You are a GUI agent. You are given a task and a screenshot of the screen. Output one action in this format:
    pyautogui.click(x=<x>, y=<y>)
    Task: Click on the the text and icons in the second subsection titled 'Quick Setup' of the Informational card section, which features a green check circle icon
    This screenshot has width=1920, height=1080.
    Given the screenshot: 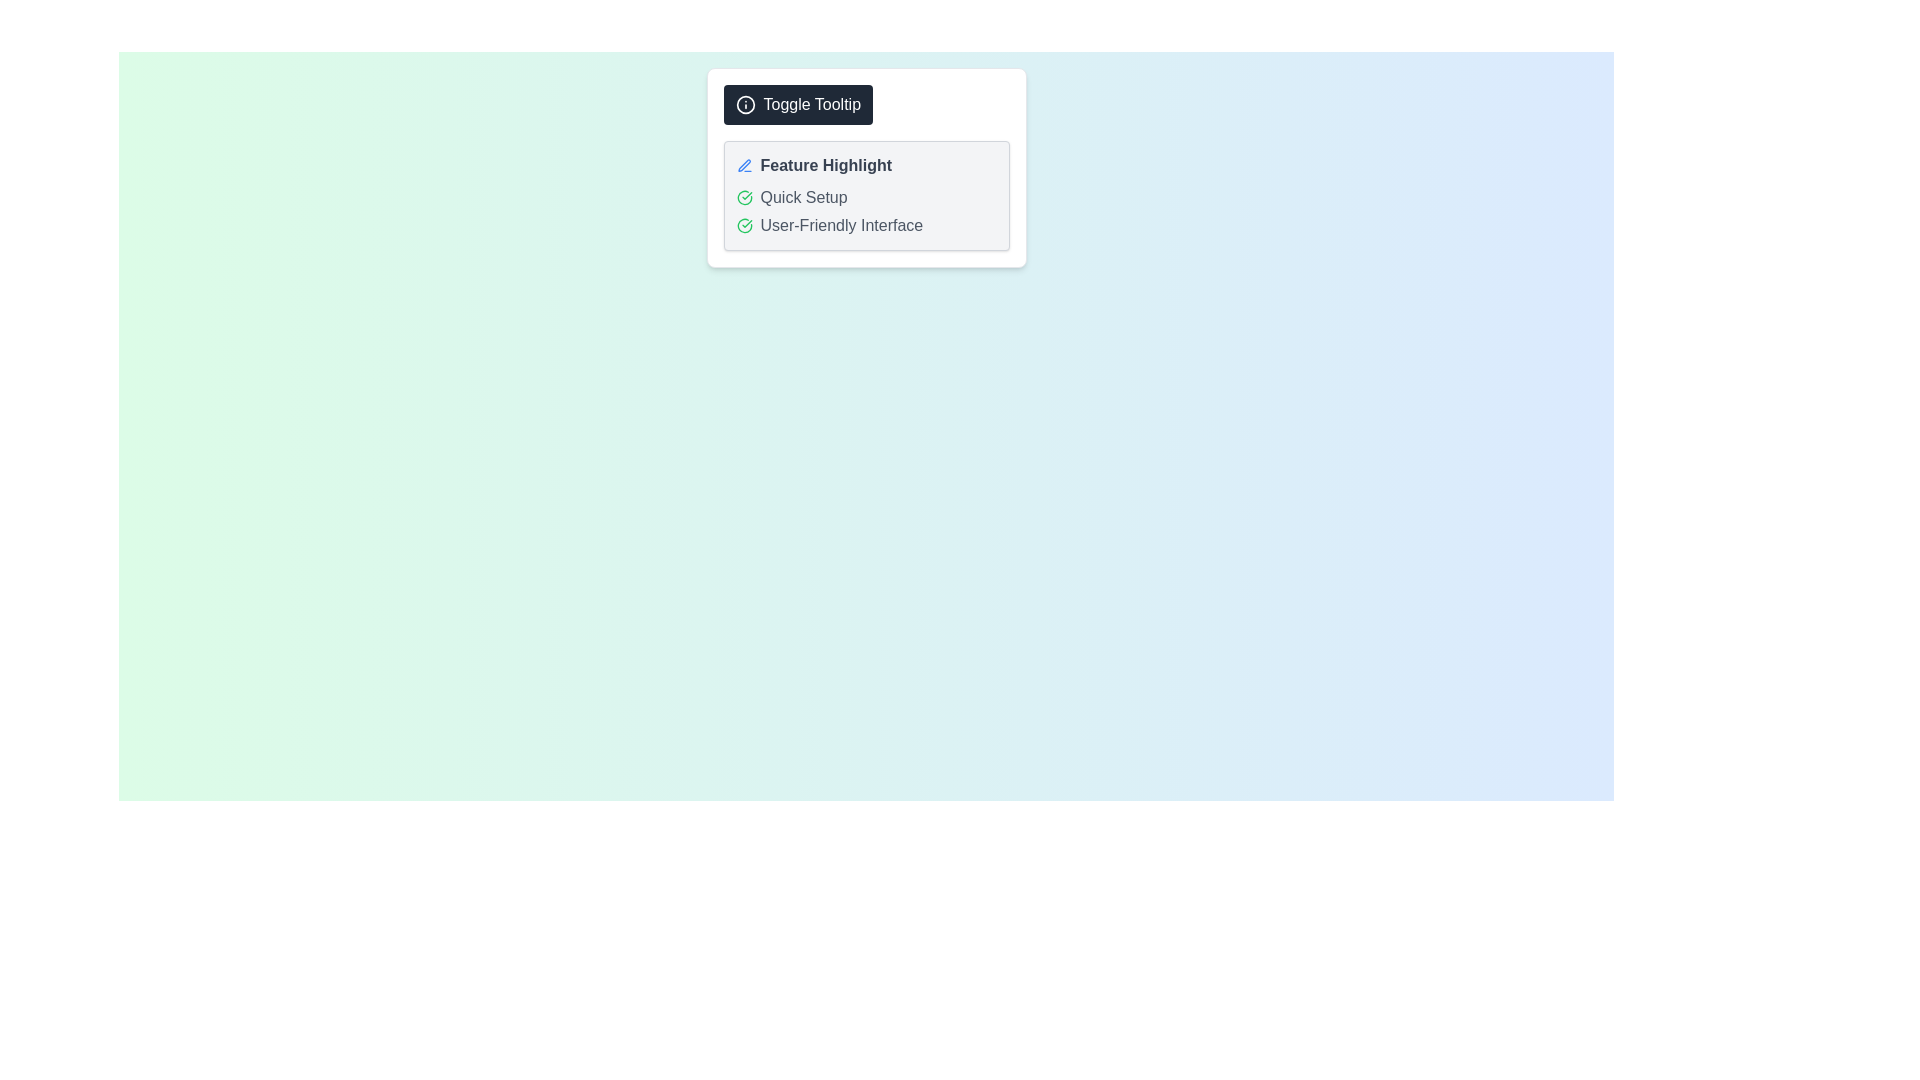 What is the action you would take?
    pyautogui.click(x=866, y=196)
    